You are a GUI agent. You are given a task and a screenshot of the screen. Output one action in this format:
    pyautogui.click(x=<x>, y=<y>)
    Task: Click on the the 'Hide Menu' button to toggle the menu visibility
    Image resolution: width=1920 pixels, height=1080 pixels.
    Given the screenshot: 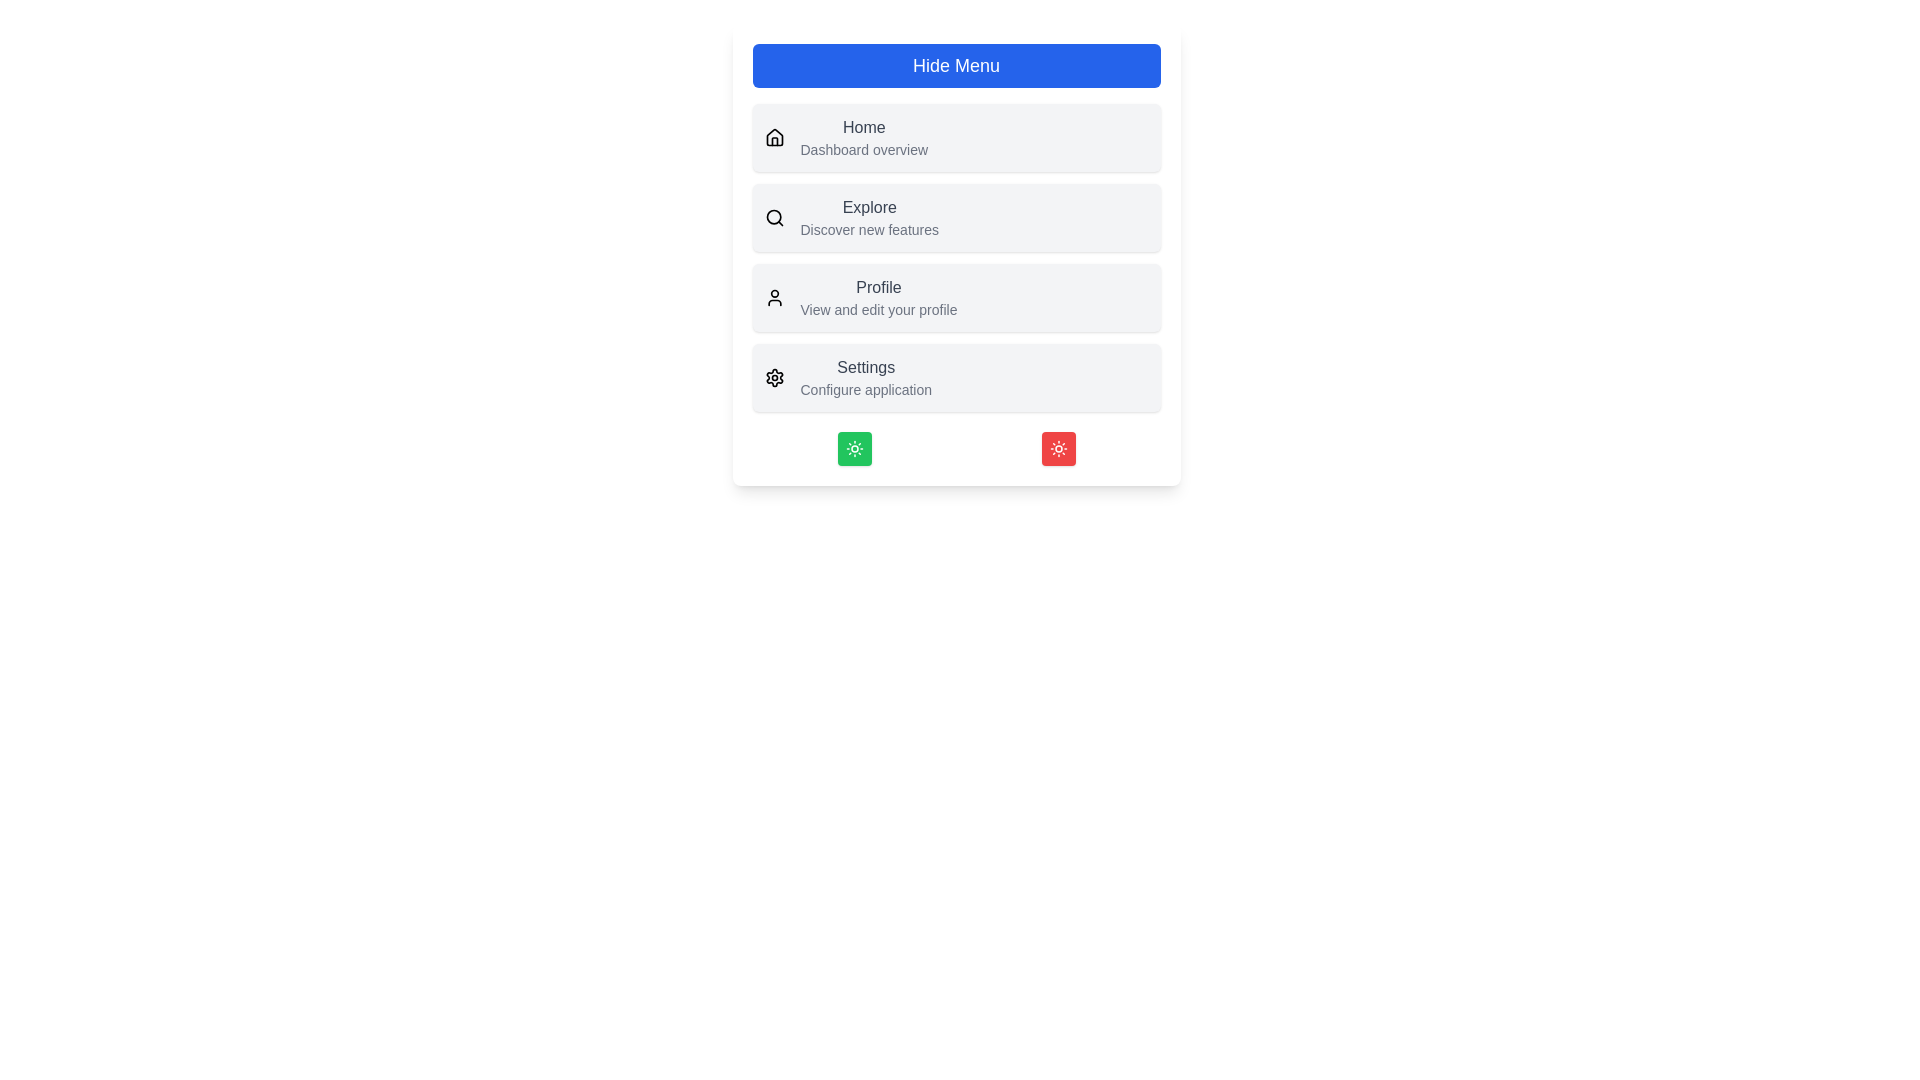 What is the action you would take?
    pyautogui.click(x=955, y=64)
    